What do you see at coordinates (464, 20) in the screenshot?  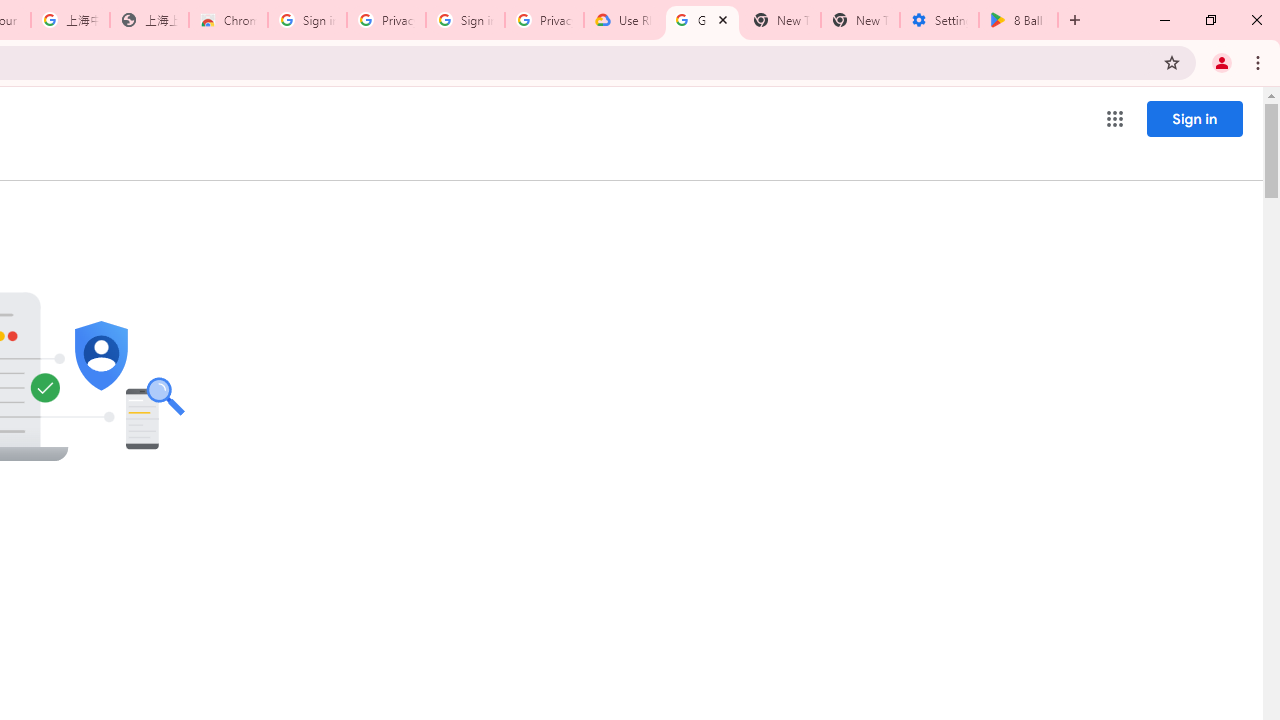 I see `'Sign in - Google Accounts'` at bounding box center [464, 20].